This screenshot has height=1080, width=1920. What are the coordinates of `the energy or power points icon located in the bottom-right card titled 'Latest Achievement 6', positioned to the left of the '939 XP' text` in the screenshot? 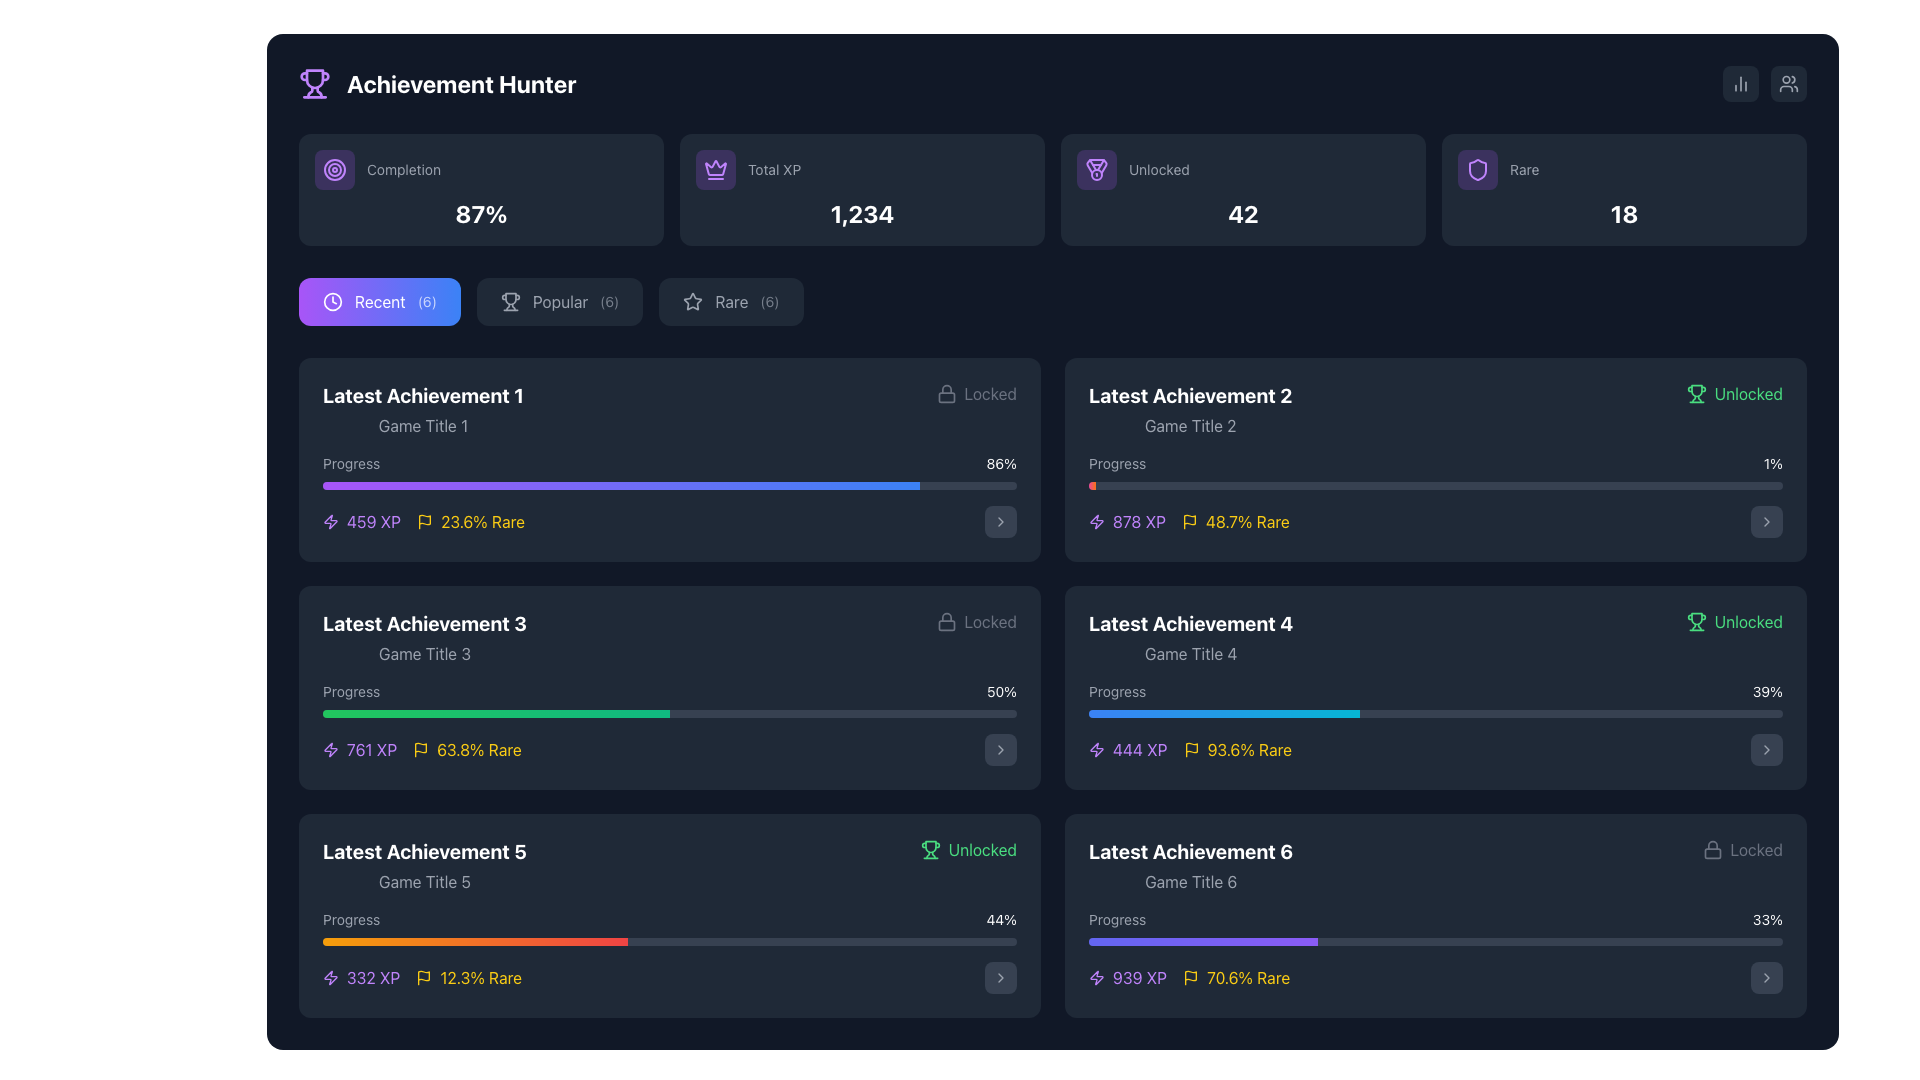 It's located at (1096, 977).